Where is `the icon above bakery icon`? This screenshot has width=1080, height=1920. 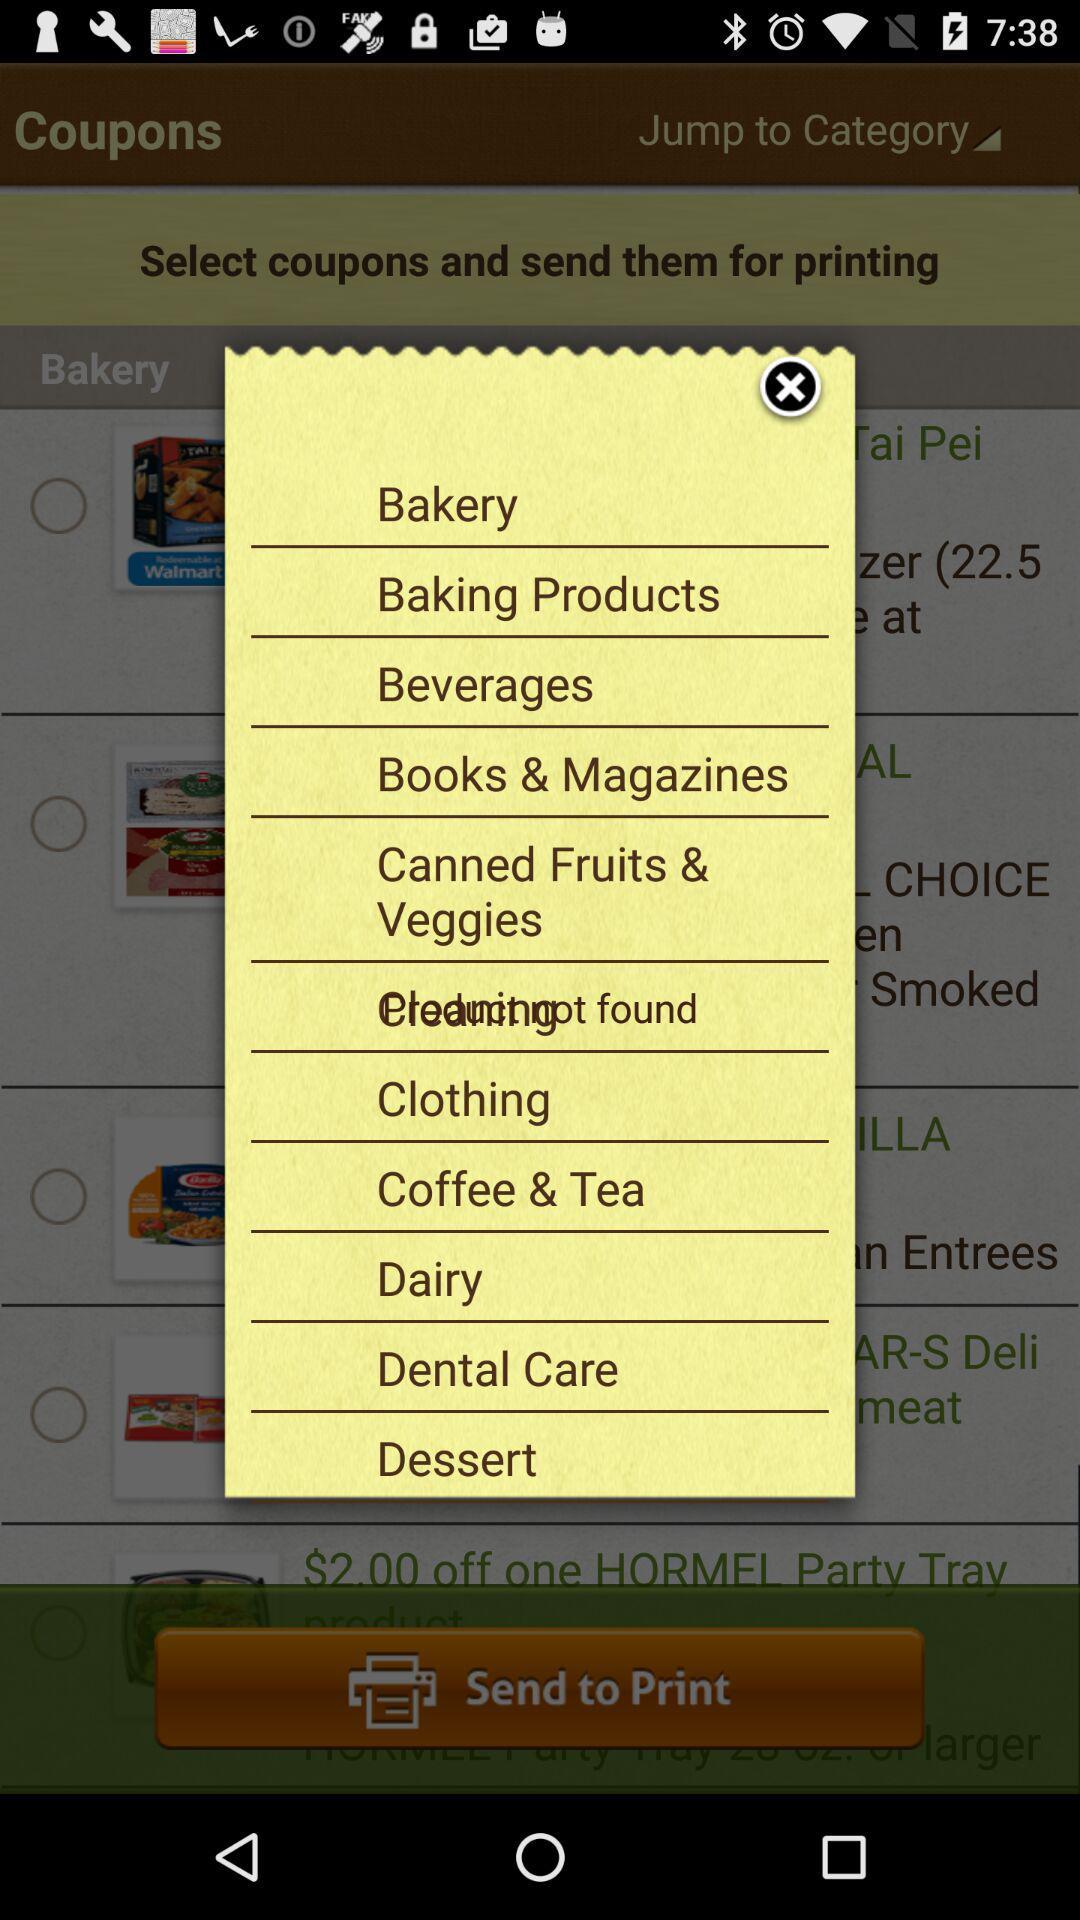
the icon above bakery icon is located at coordinates (776, 364).